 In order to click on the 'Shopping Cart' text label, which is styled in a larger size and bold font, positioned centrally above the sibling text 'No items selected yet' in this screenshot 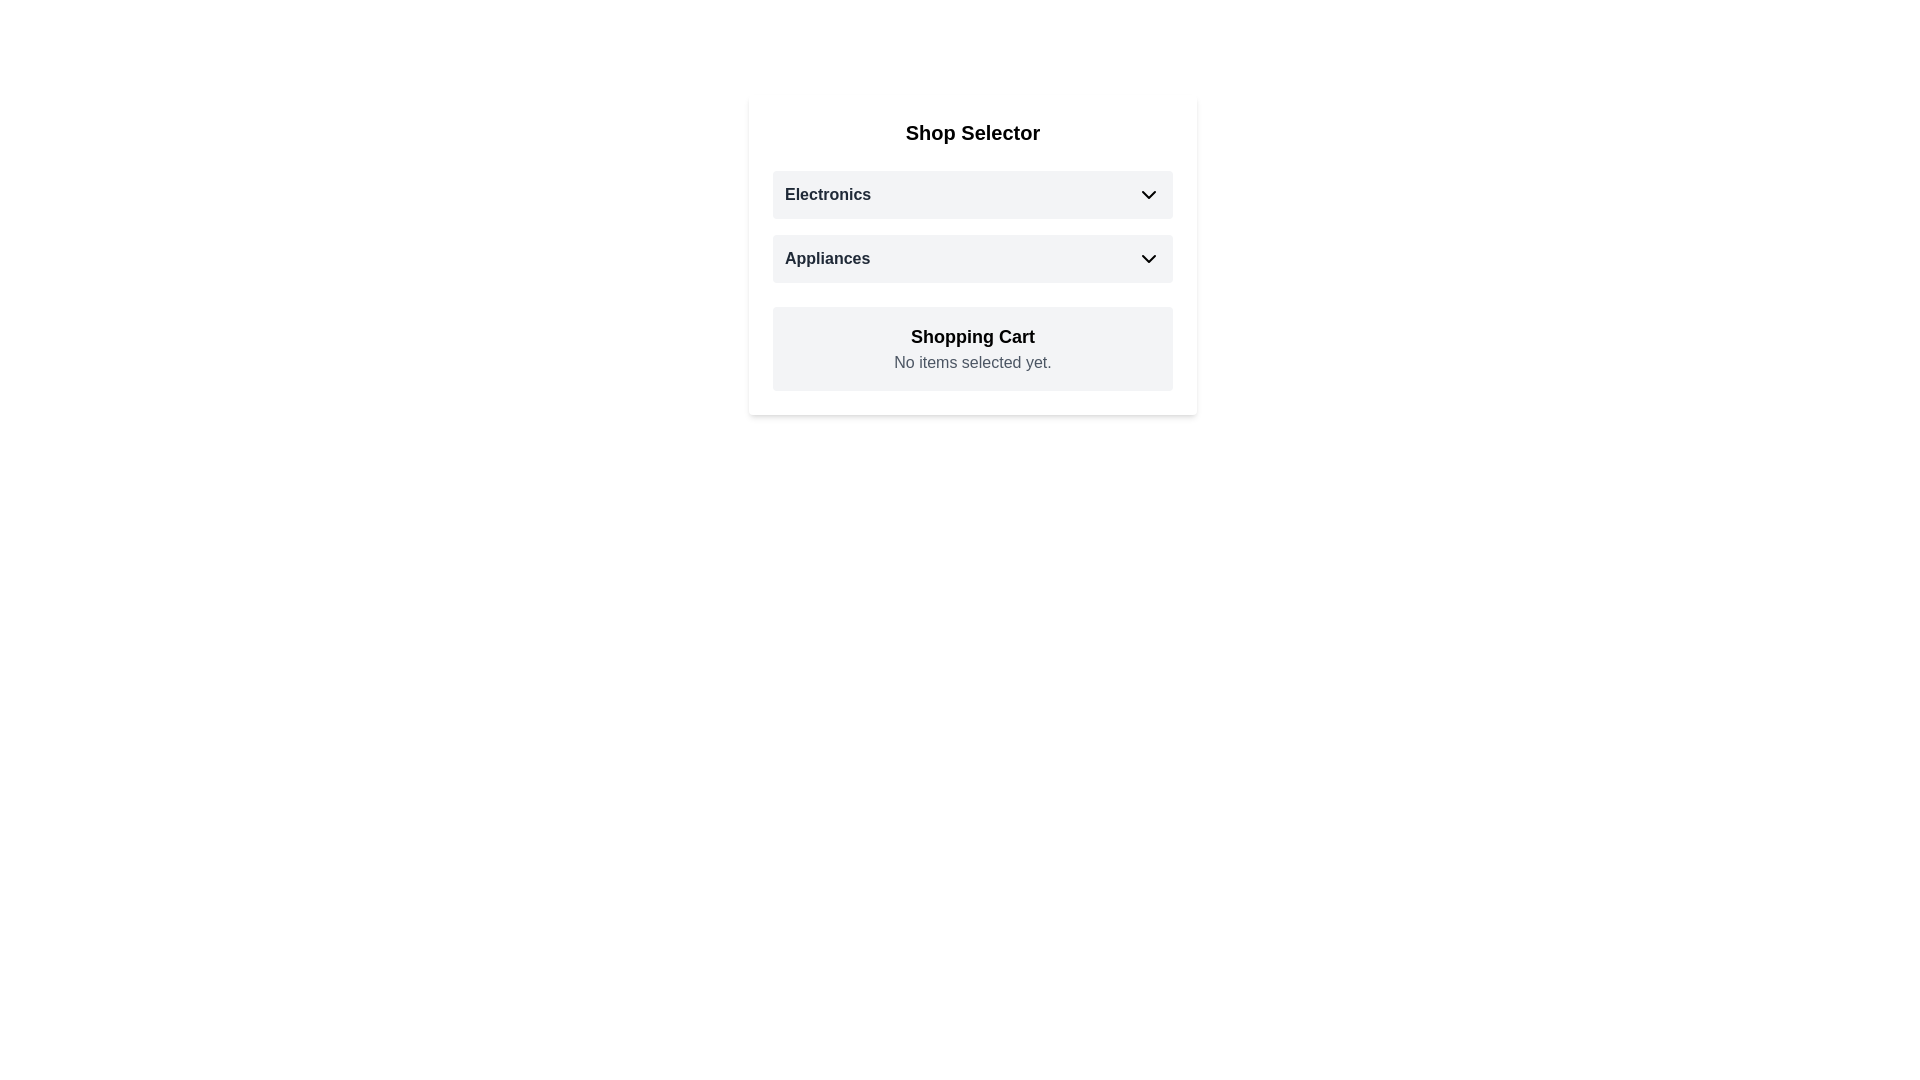, I will do `click(973, 335)`.